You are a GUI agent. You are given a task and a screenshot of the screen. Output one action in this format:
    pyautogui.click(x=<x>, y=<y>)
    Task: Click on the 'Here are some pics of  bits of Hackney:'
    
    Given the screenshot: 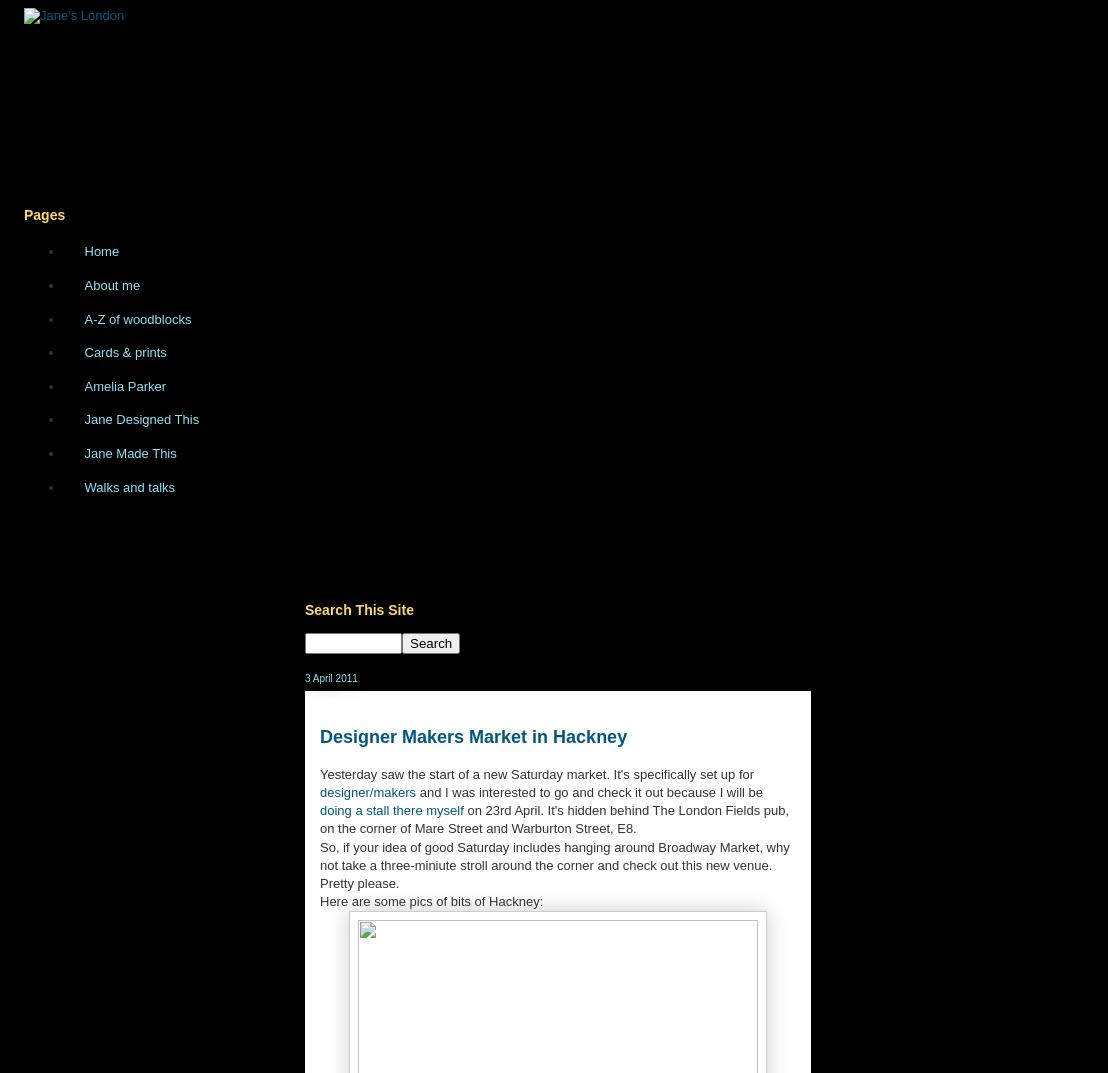 What is the action you would take?
    pyautogui.click(x=430, y=901)
    